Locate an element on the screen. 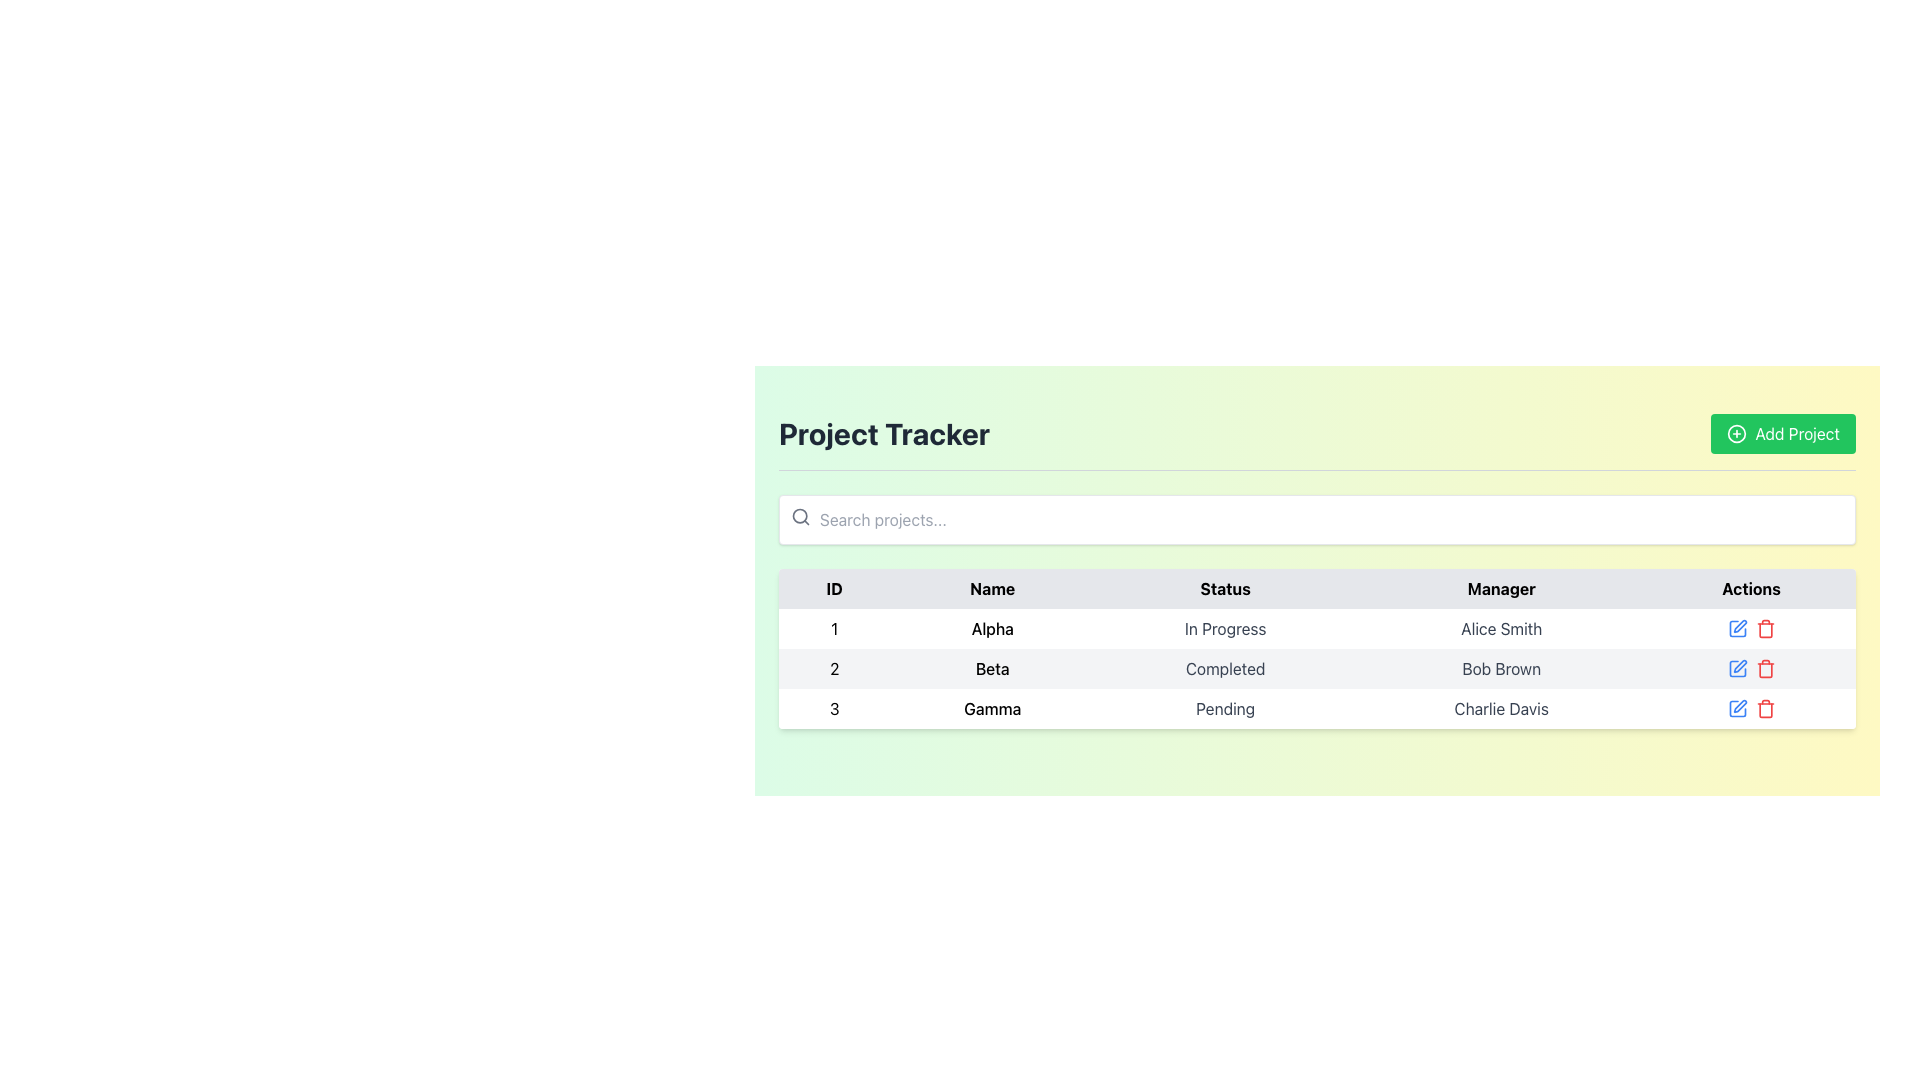 The height and width of the screenshot is (1080, 1920). the button in the 'Actions' column for the row corresponding to 'Charlie Davis' is located at coordinates (1750, 708).